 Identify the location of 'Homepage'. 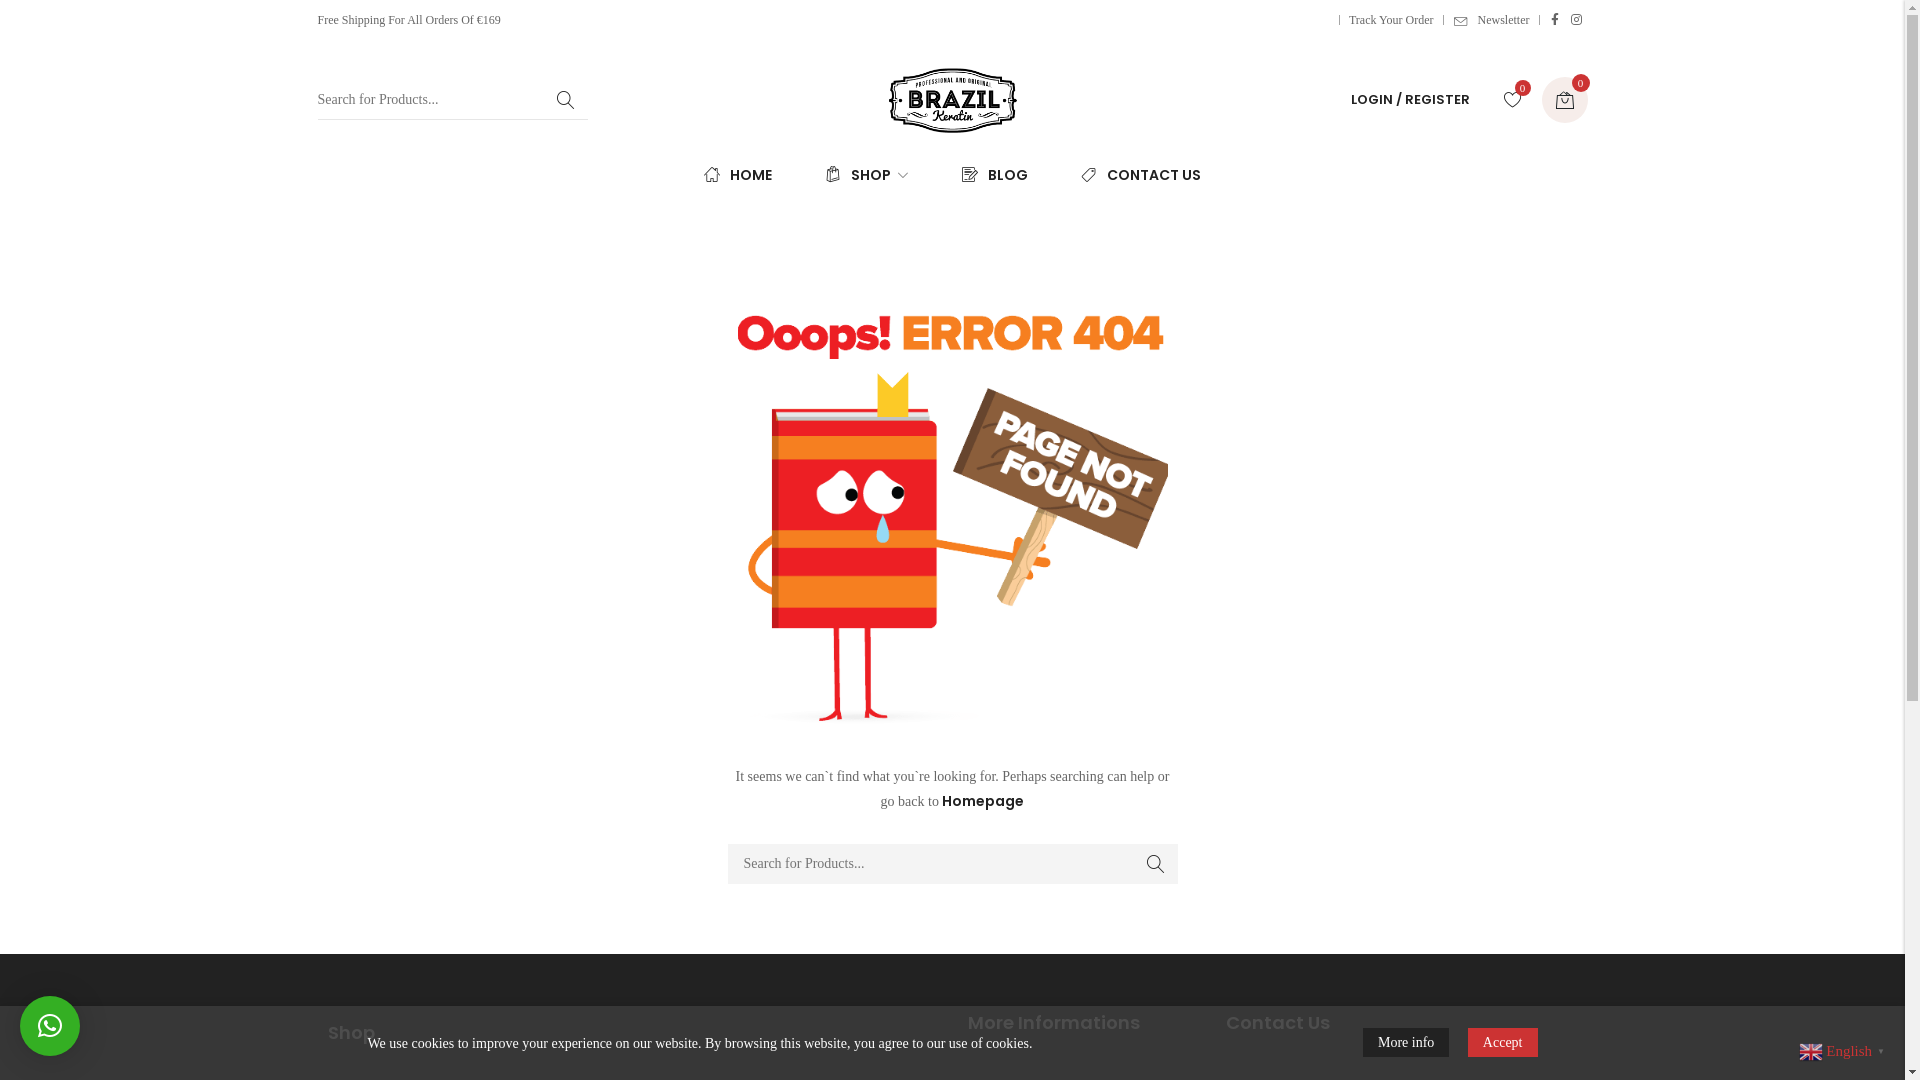
(940, 800).